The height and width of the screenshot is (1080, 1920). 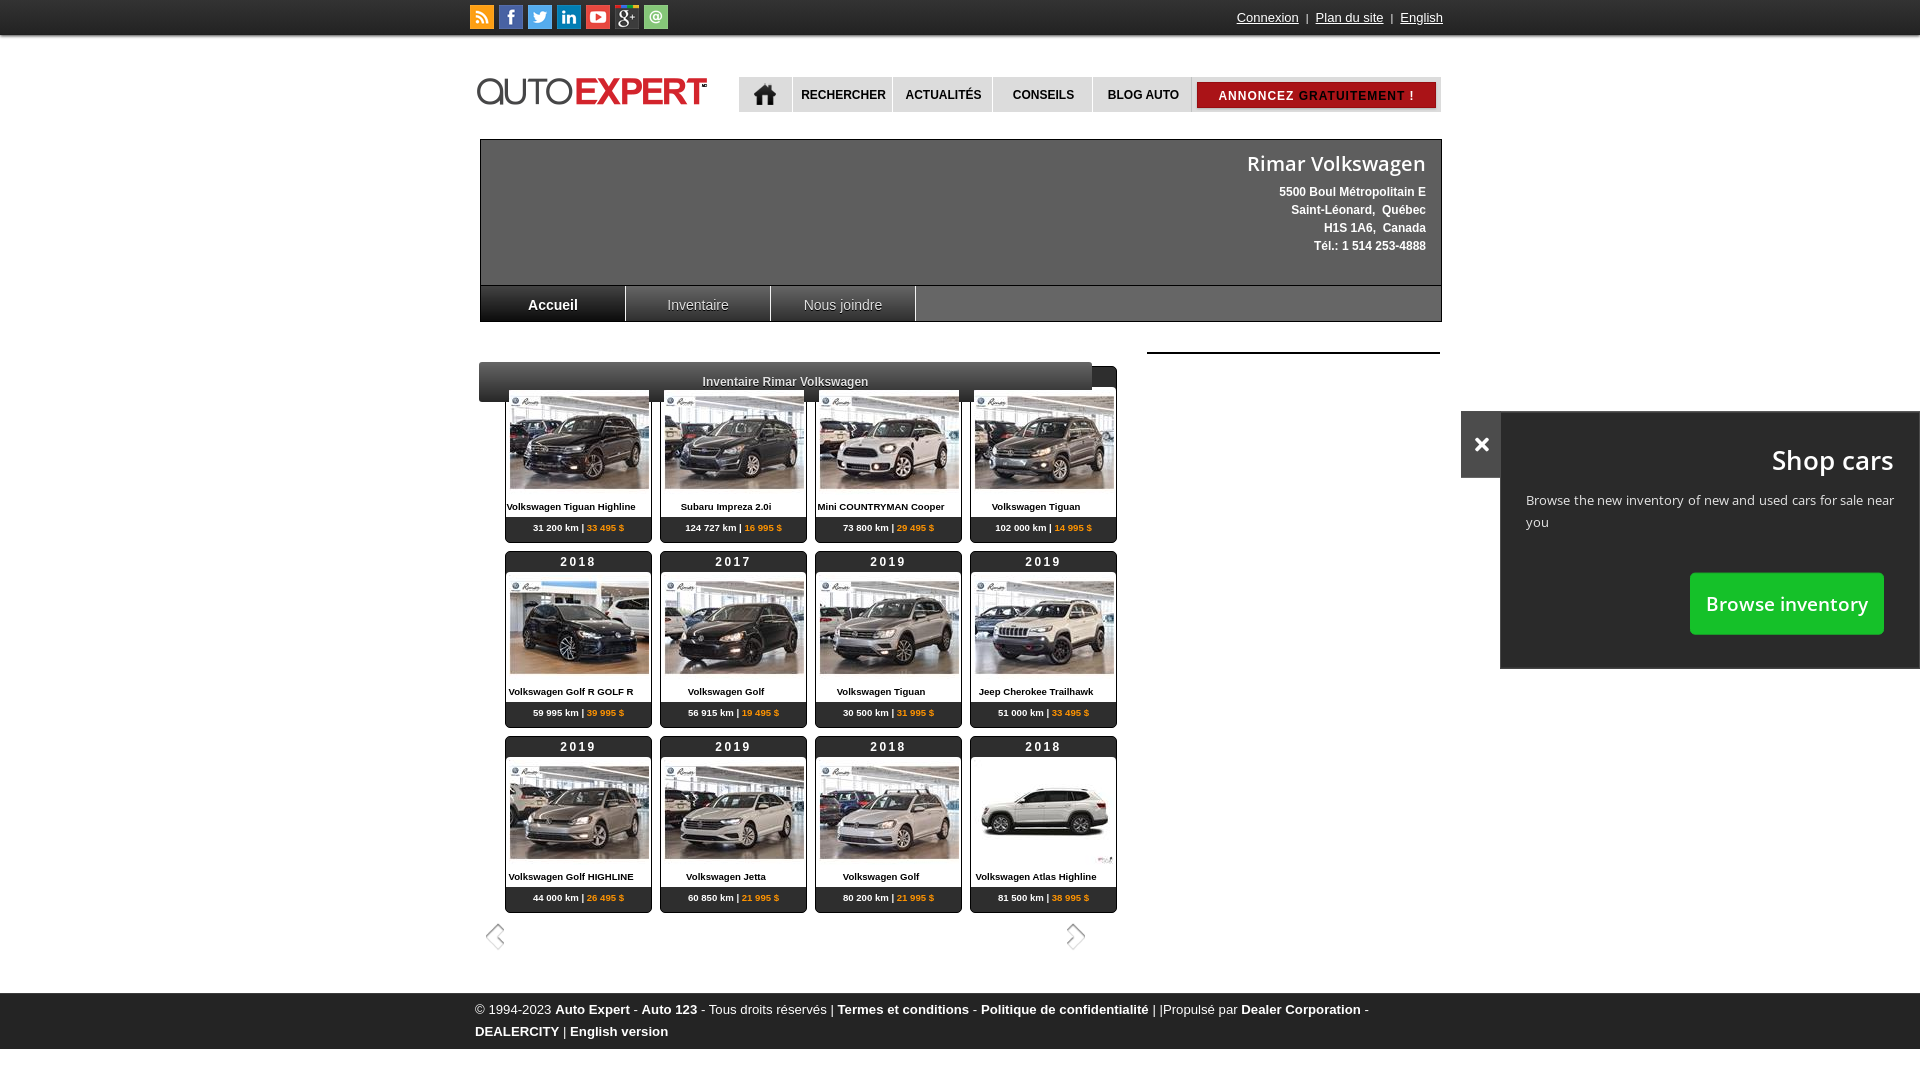 I want to click on 'Suivant', so click(x=1078, y=935).